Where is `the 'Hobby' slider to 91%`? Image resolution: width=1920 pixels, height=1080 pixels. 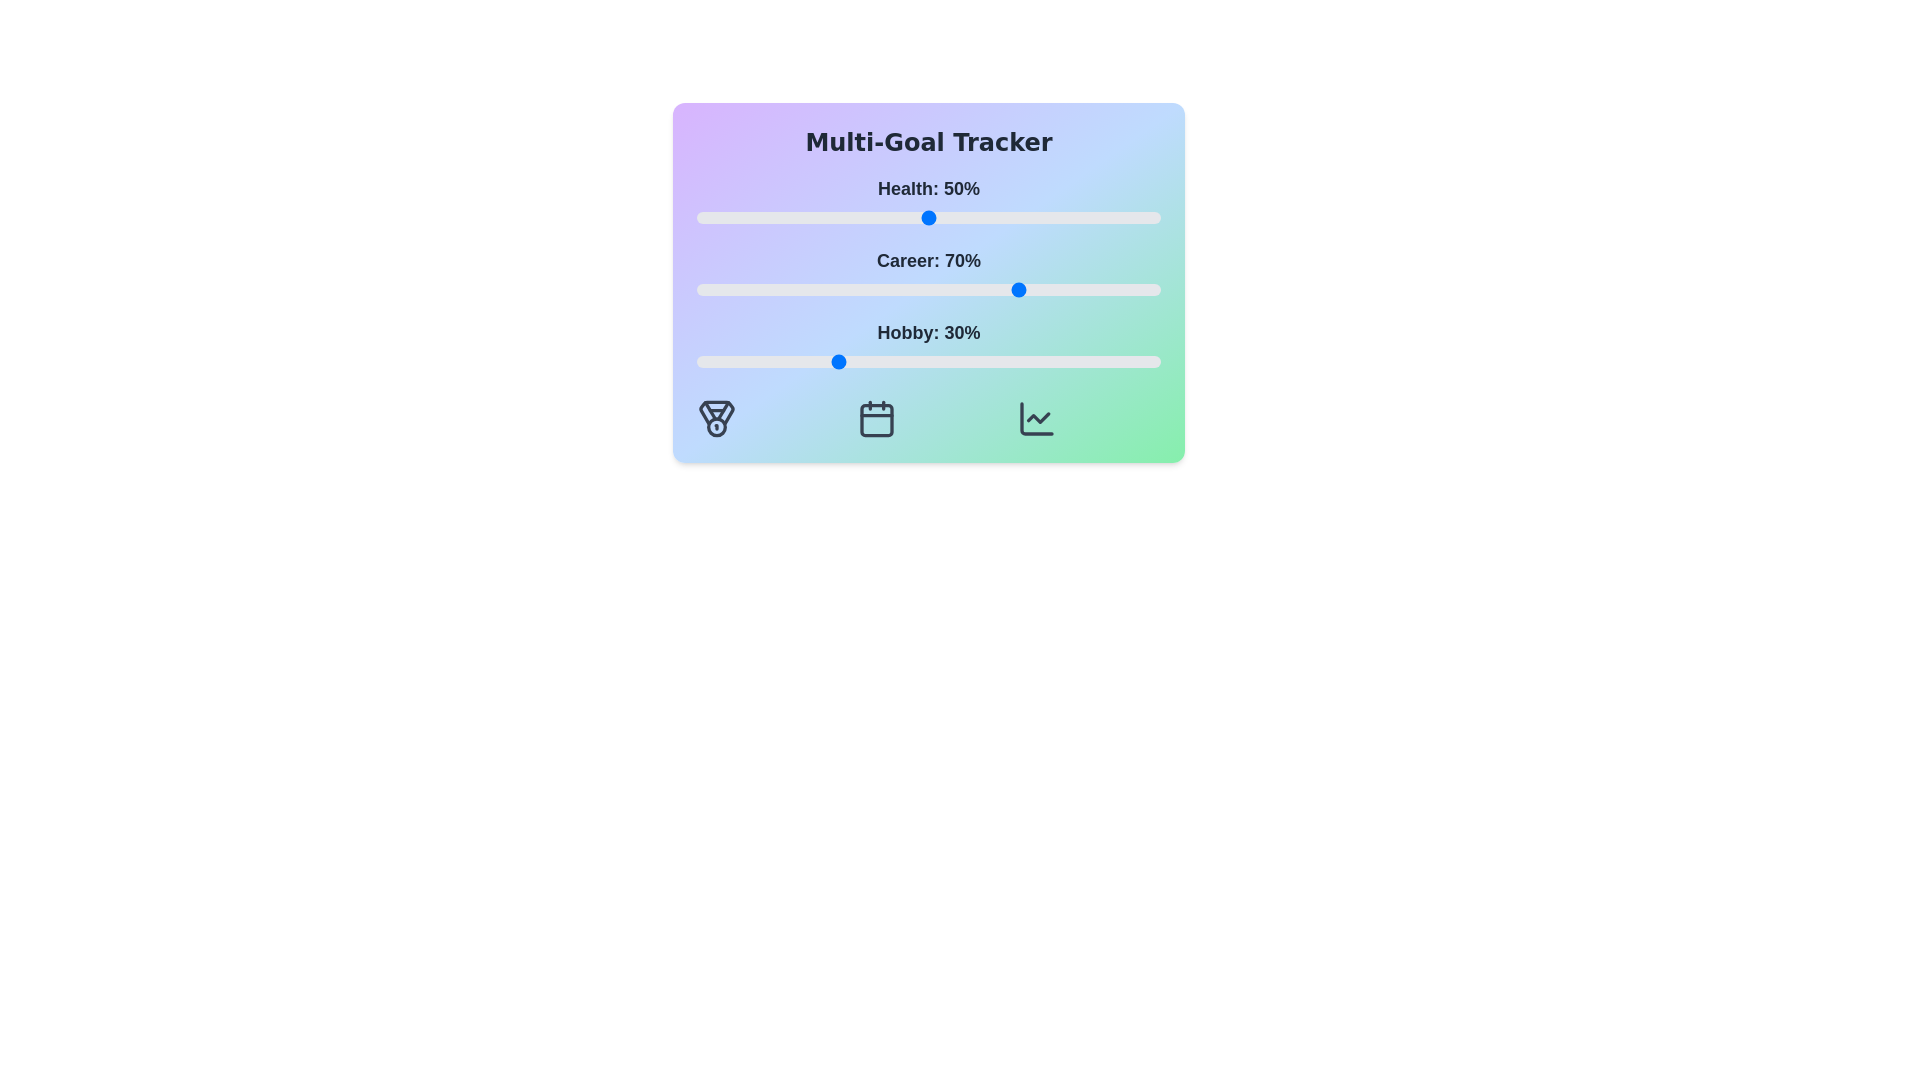
the 'Hobby' slider to 91% is located at coordinates (1118, 362).